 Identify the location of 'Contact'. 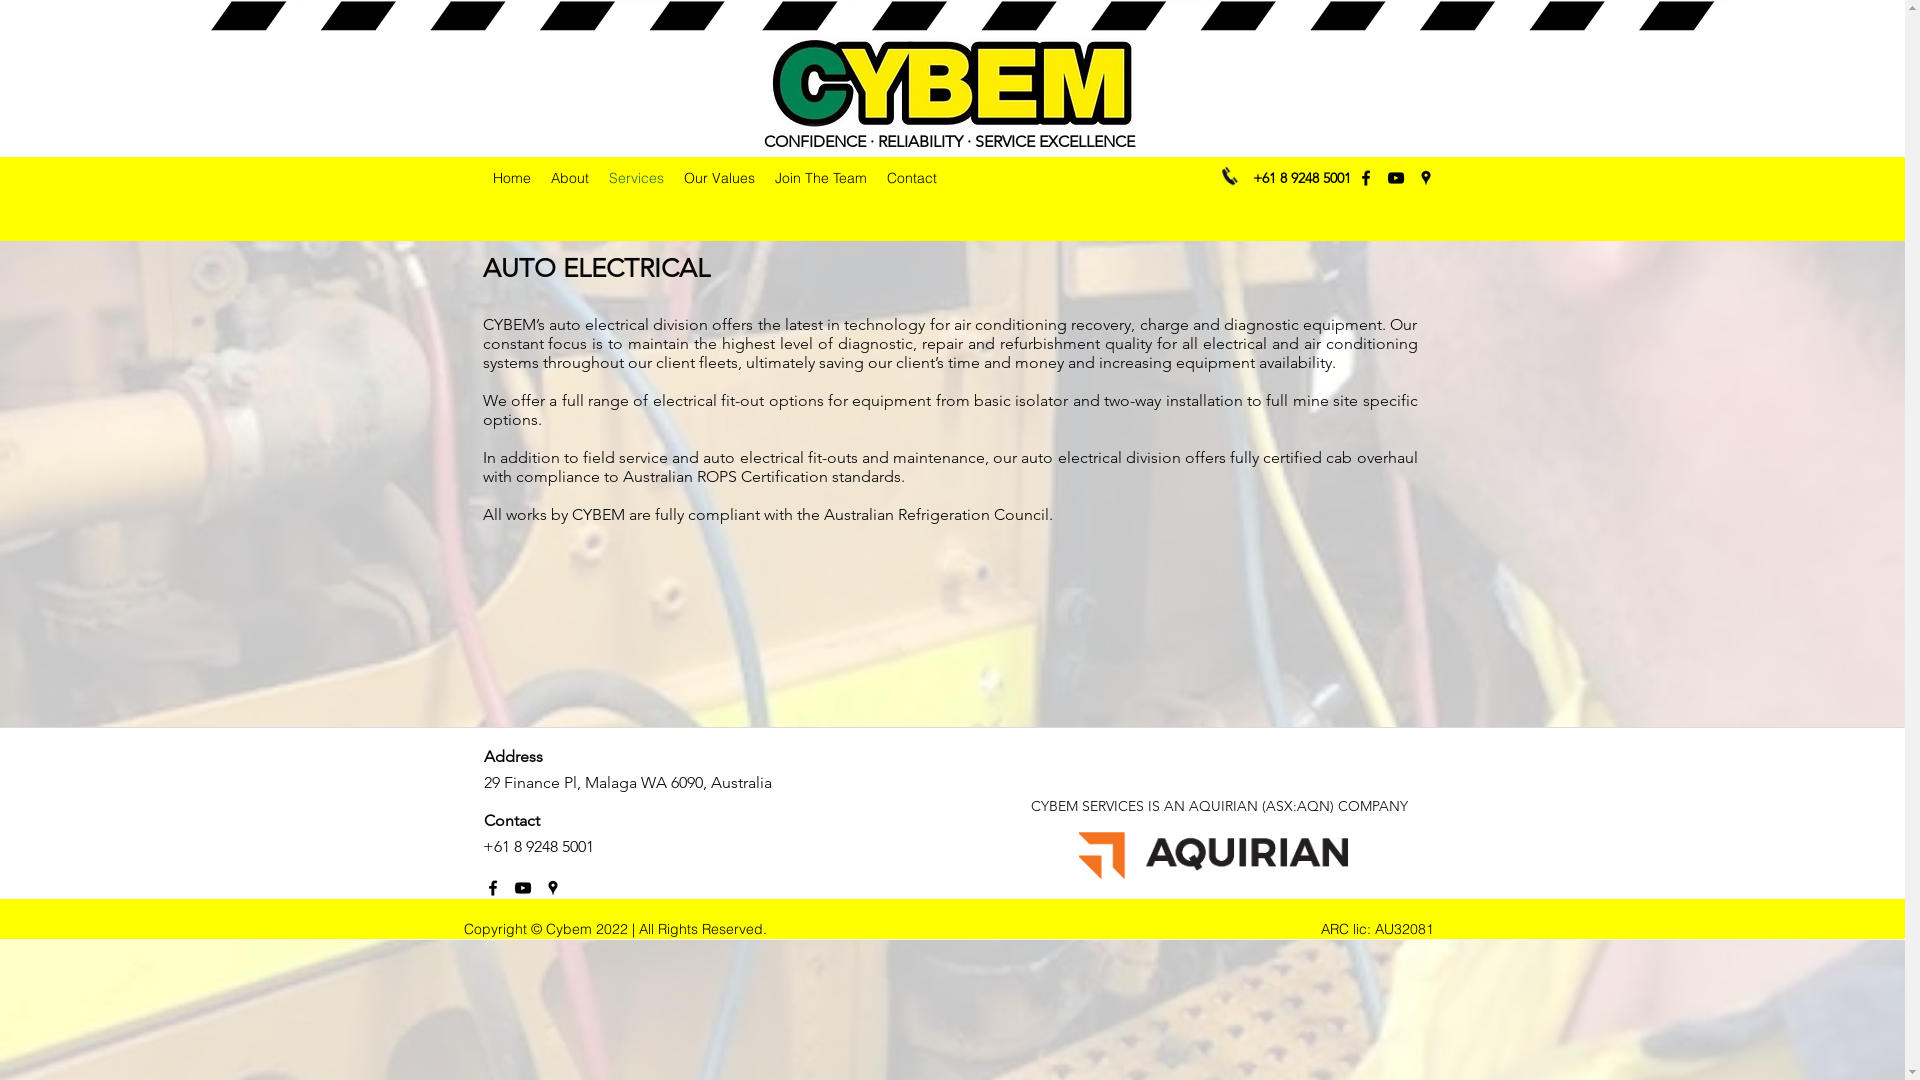
(910, 176).